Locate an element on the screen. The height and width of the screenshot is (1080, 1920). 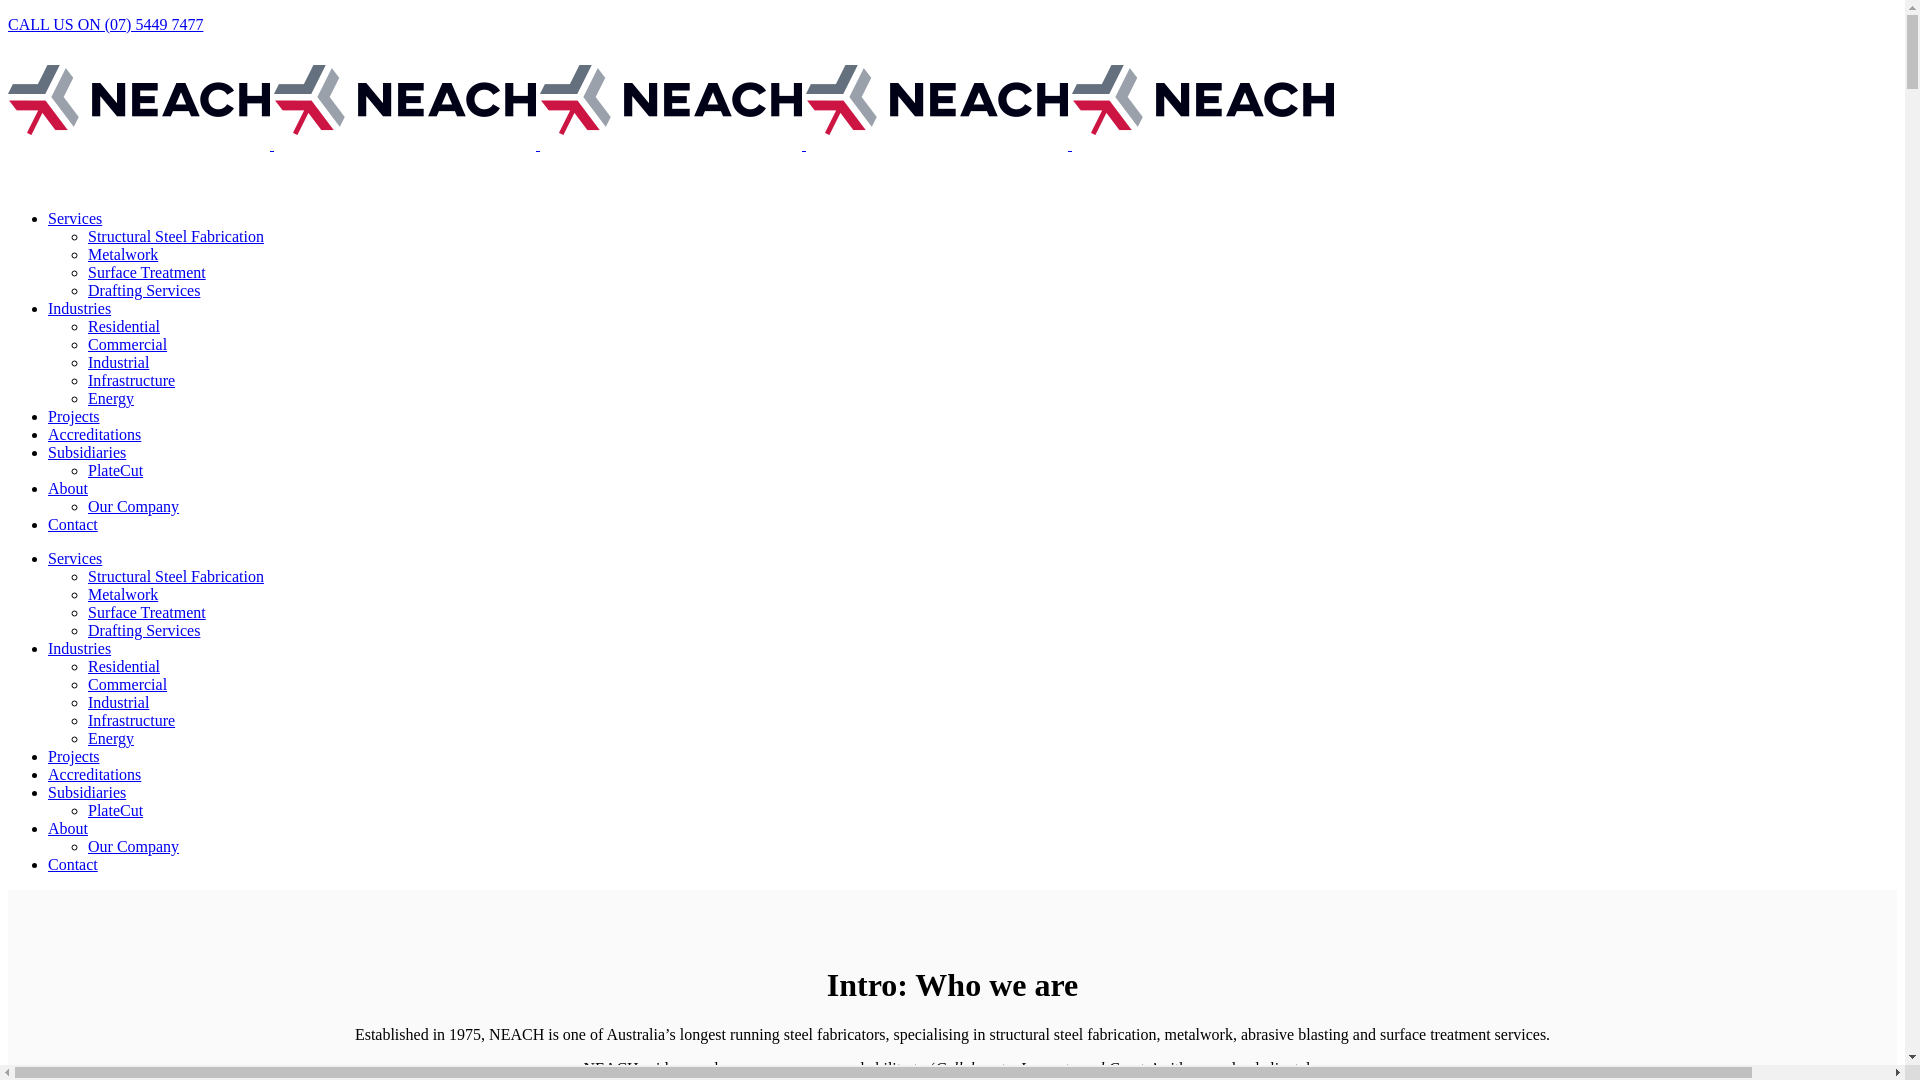
'Our Company' is located at coordinates (132, 846).